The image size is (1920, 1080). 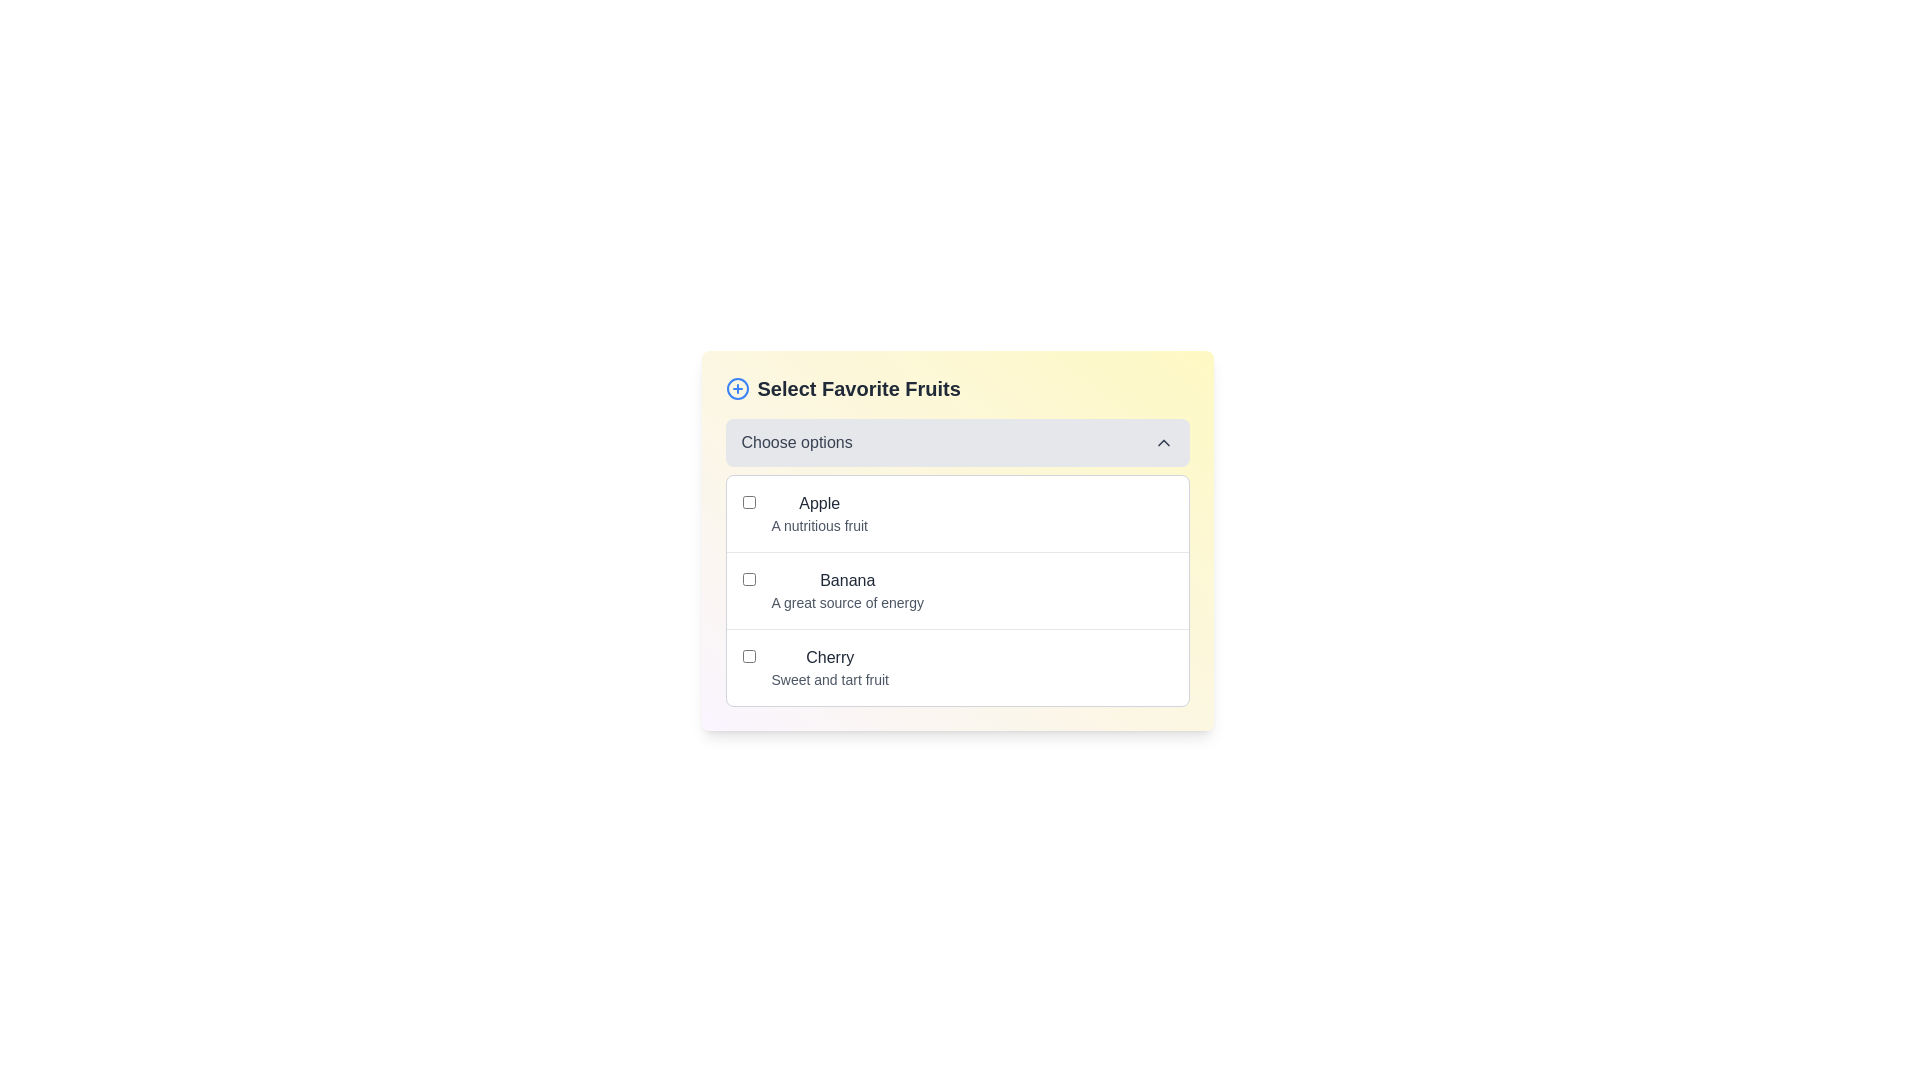 I want to click on the text label 'Choose options' located in the dropdown menu header beneath 'Select Favorite Fruits', so click(x=796, y=442).